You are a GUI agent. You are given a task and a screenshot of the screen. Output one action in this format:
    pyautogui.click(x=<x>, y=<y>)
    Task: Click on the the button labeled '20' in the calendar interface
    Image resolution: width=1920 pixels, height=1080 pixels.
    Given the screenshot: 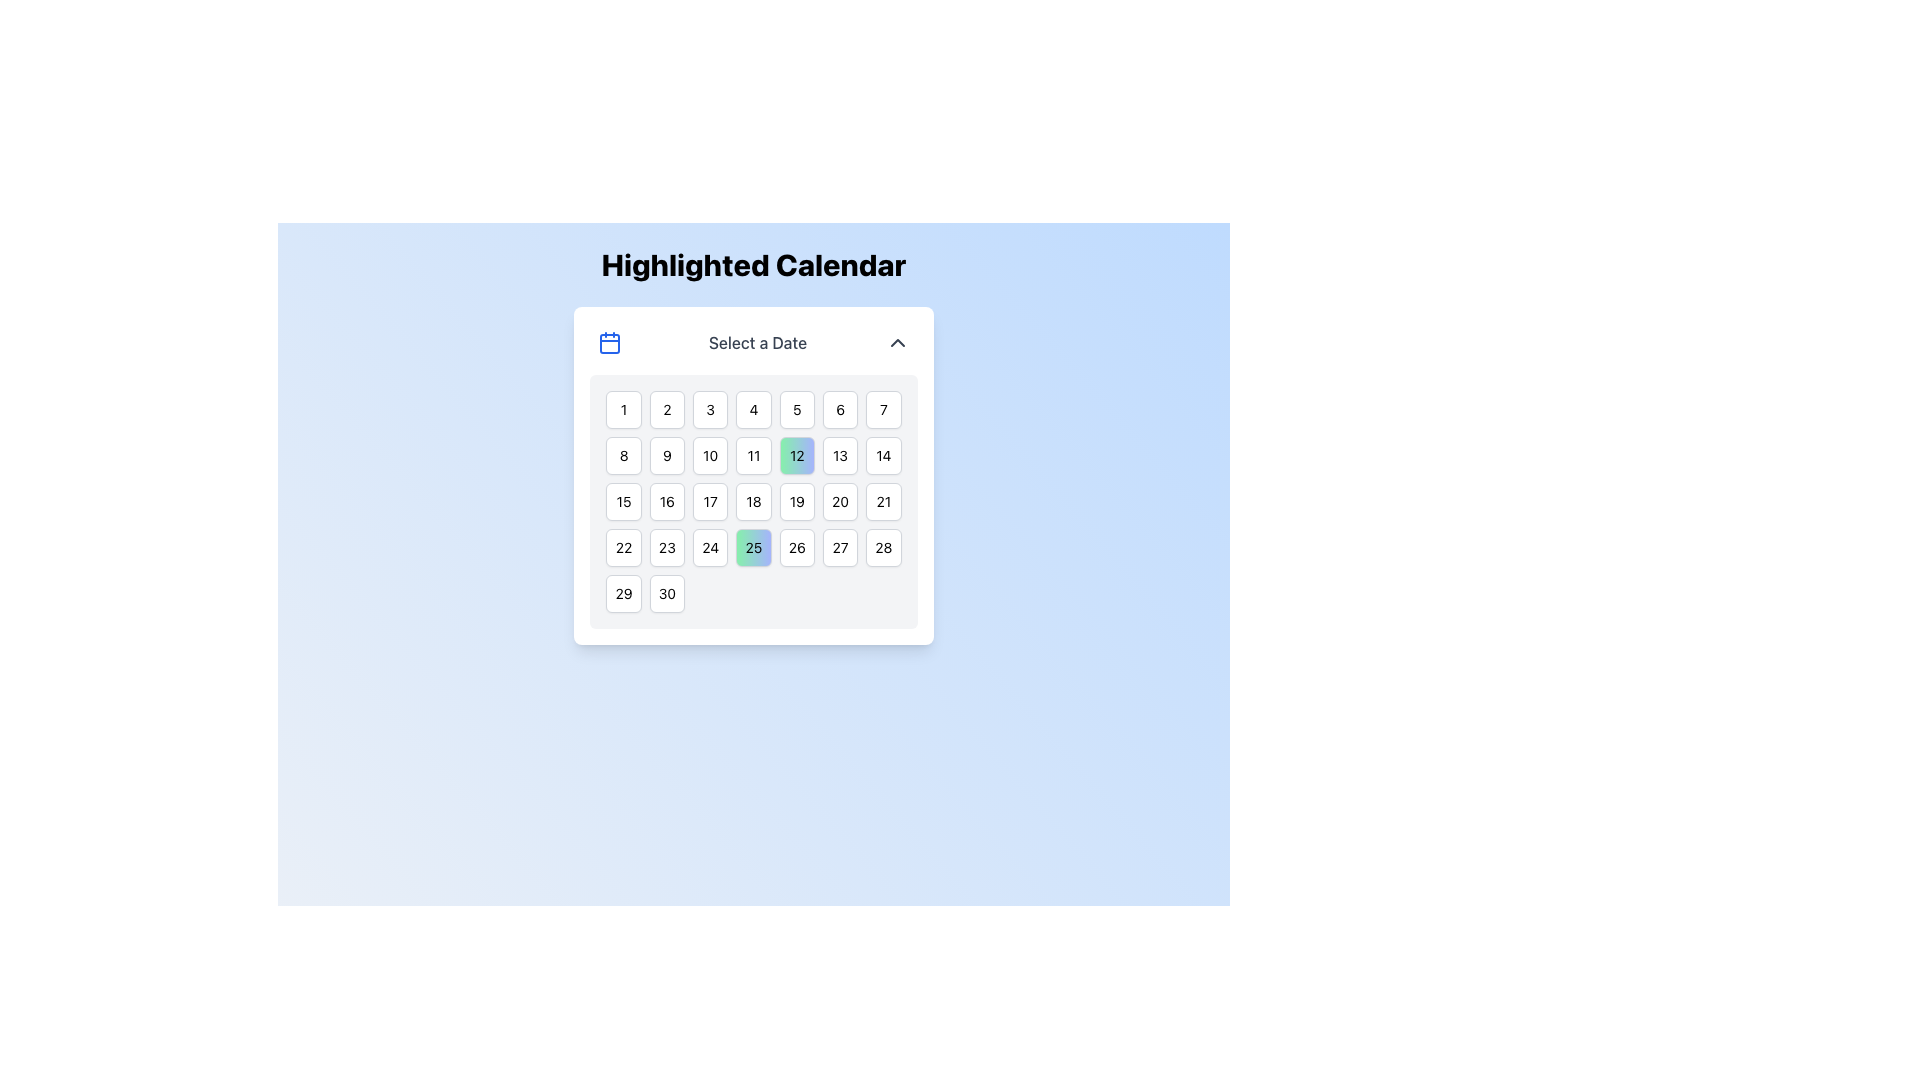 What is the action you would take?
    pyautogui.click(x=840, y=500)
    